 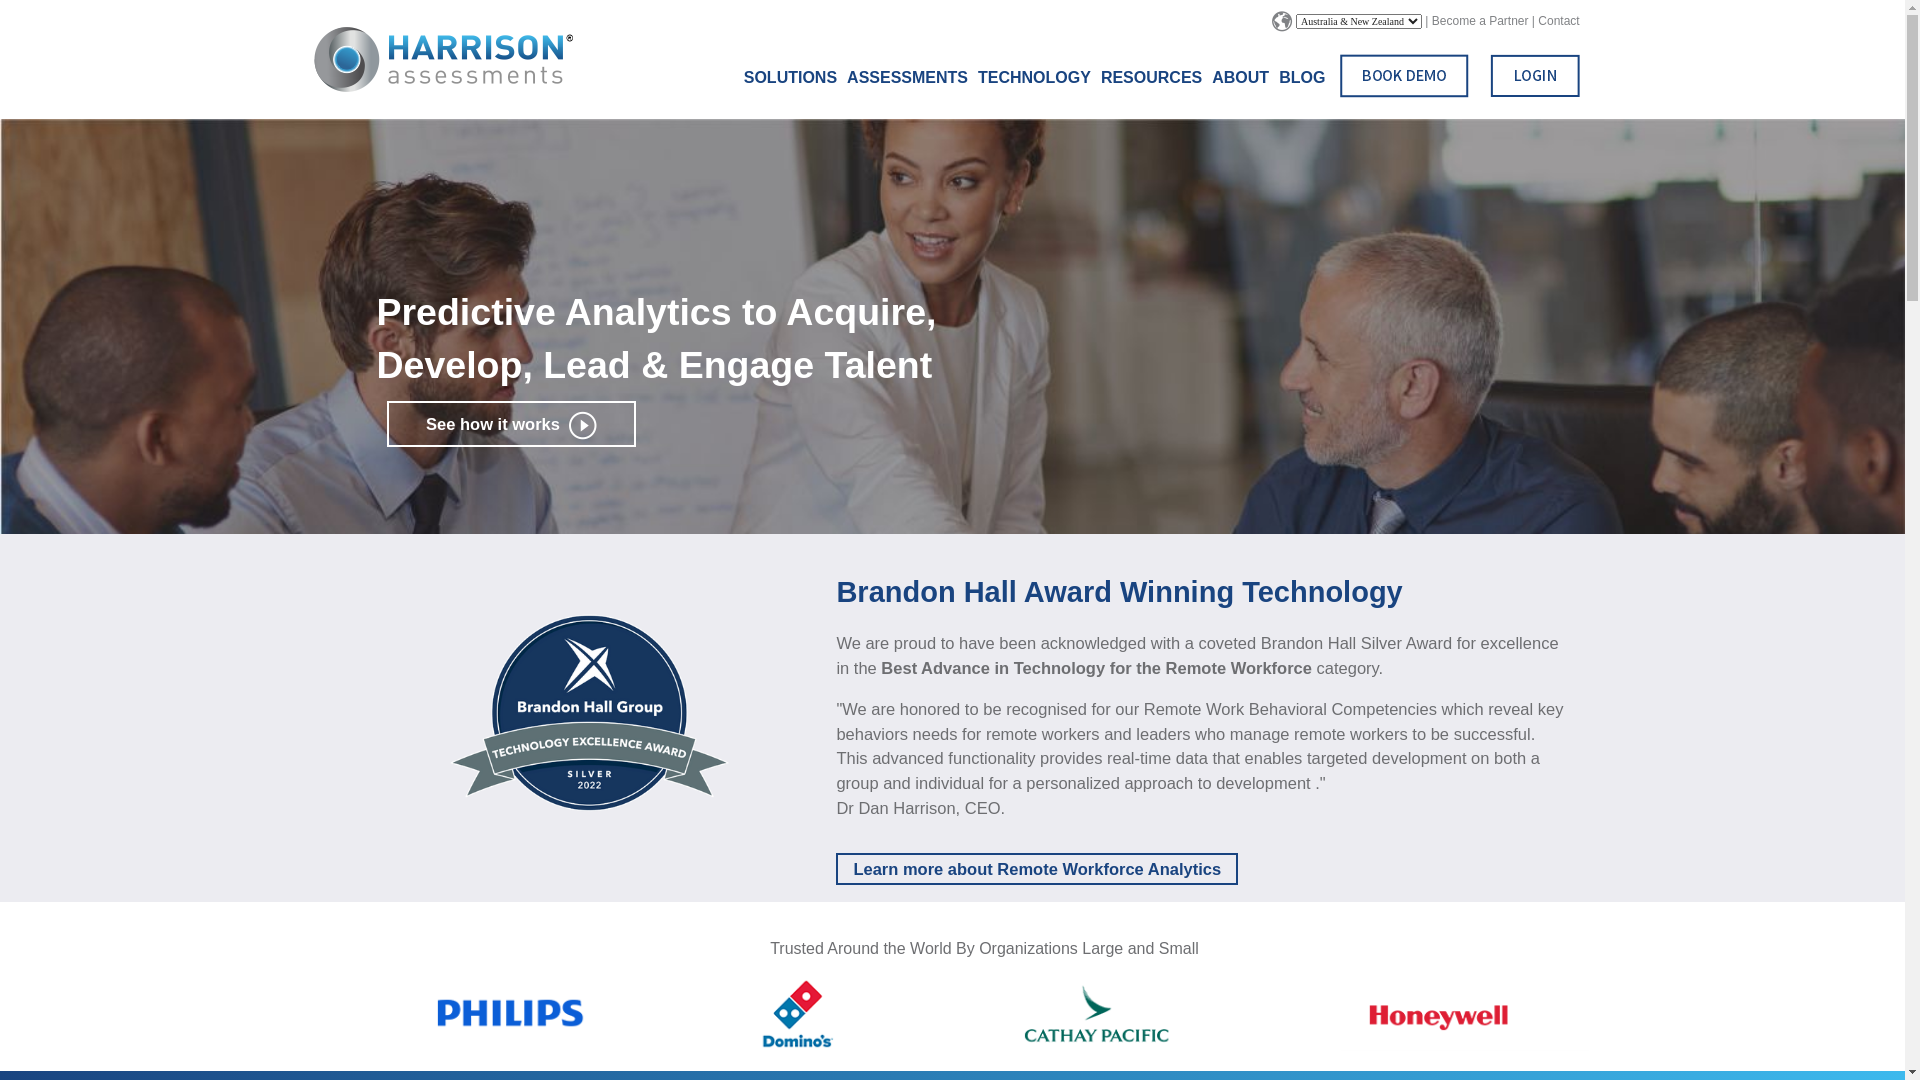 What do you see at coordinates (1430, 20) in the screenshot?
I see `'Become a Partner'` at bounding box center [1430, 20].